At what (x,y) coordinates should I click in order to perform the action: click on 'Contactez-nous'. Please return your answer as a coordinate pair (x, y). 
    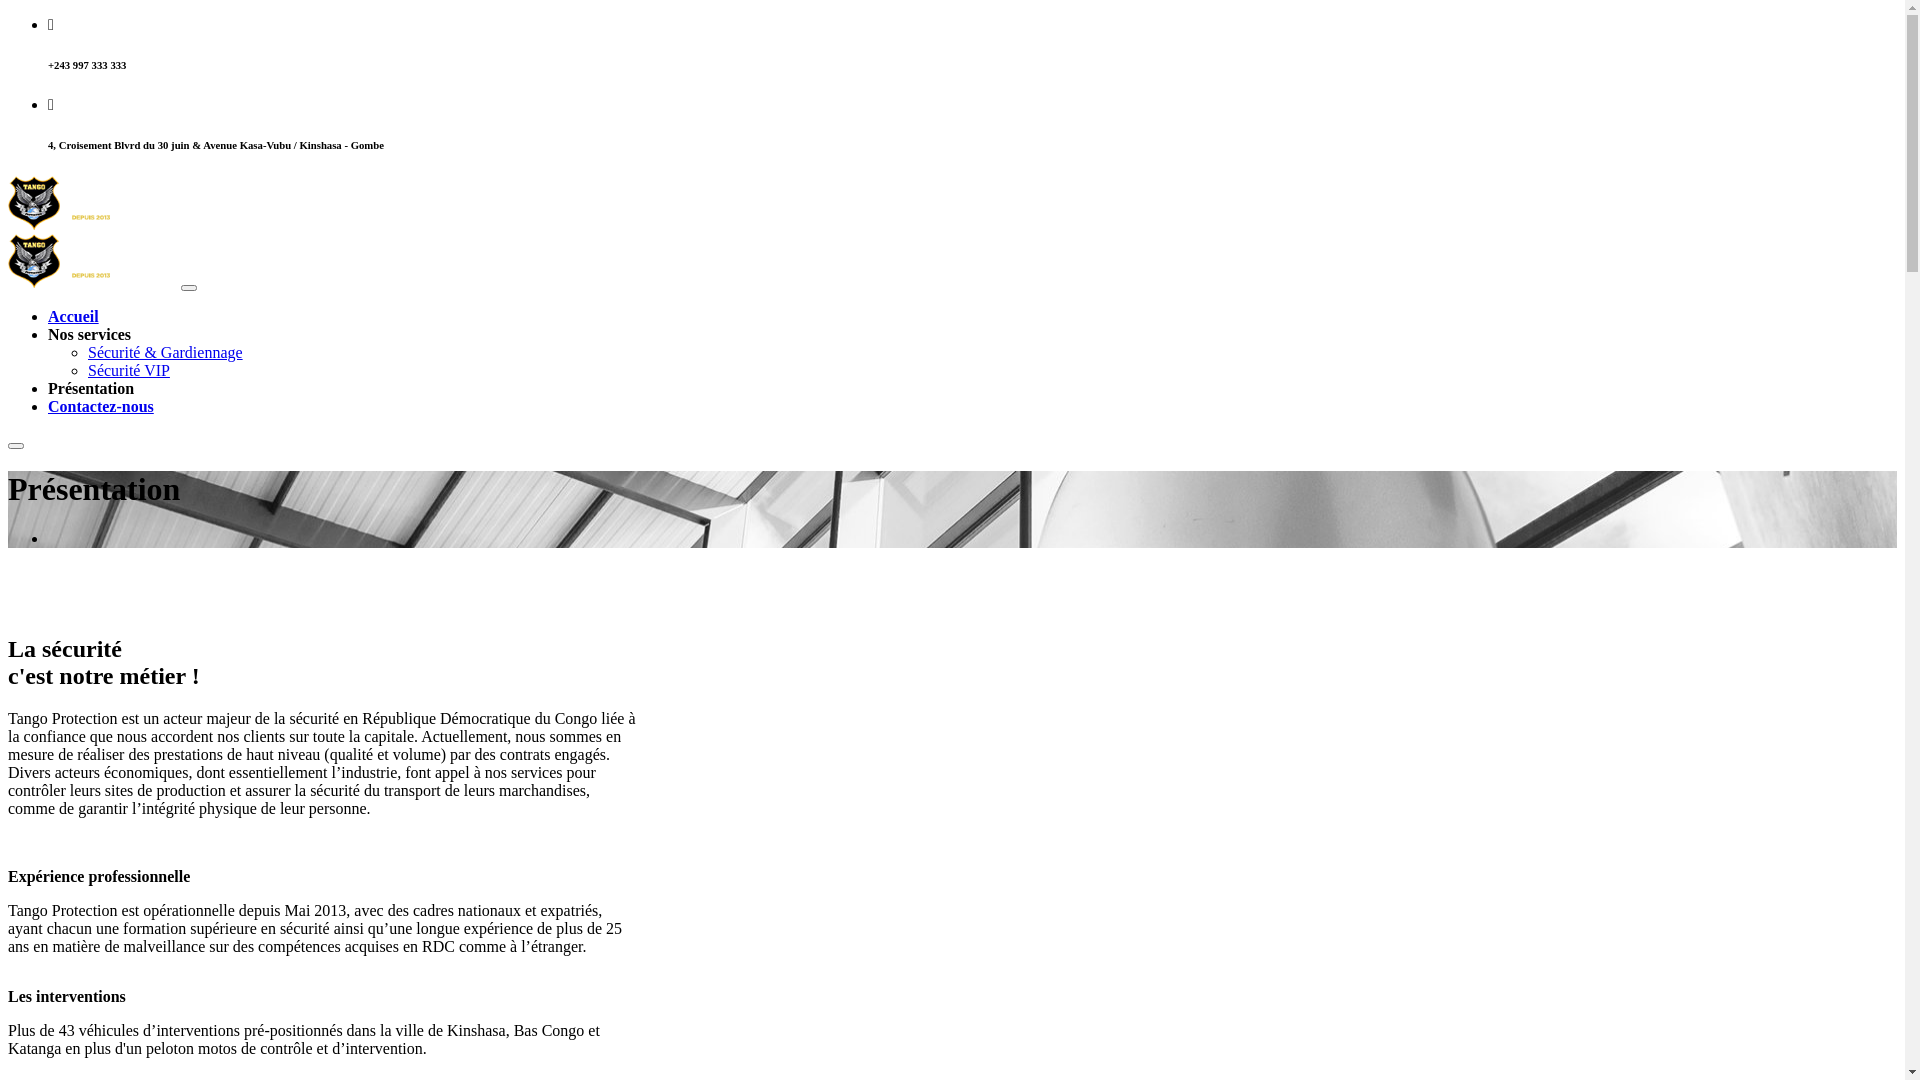
    Looking at the image, I should click on (99, 405).